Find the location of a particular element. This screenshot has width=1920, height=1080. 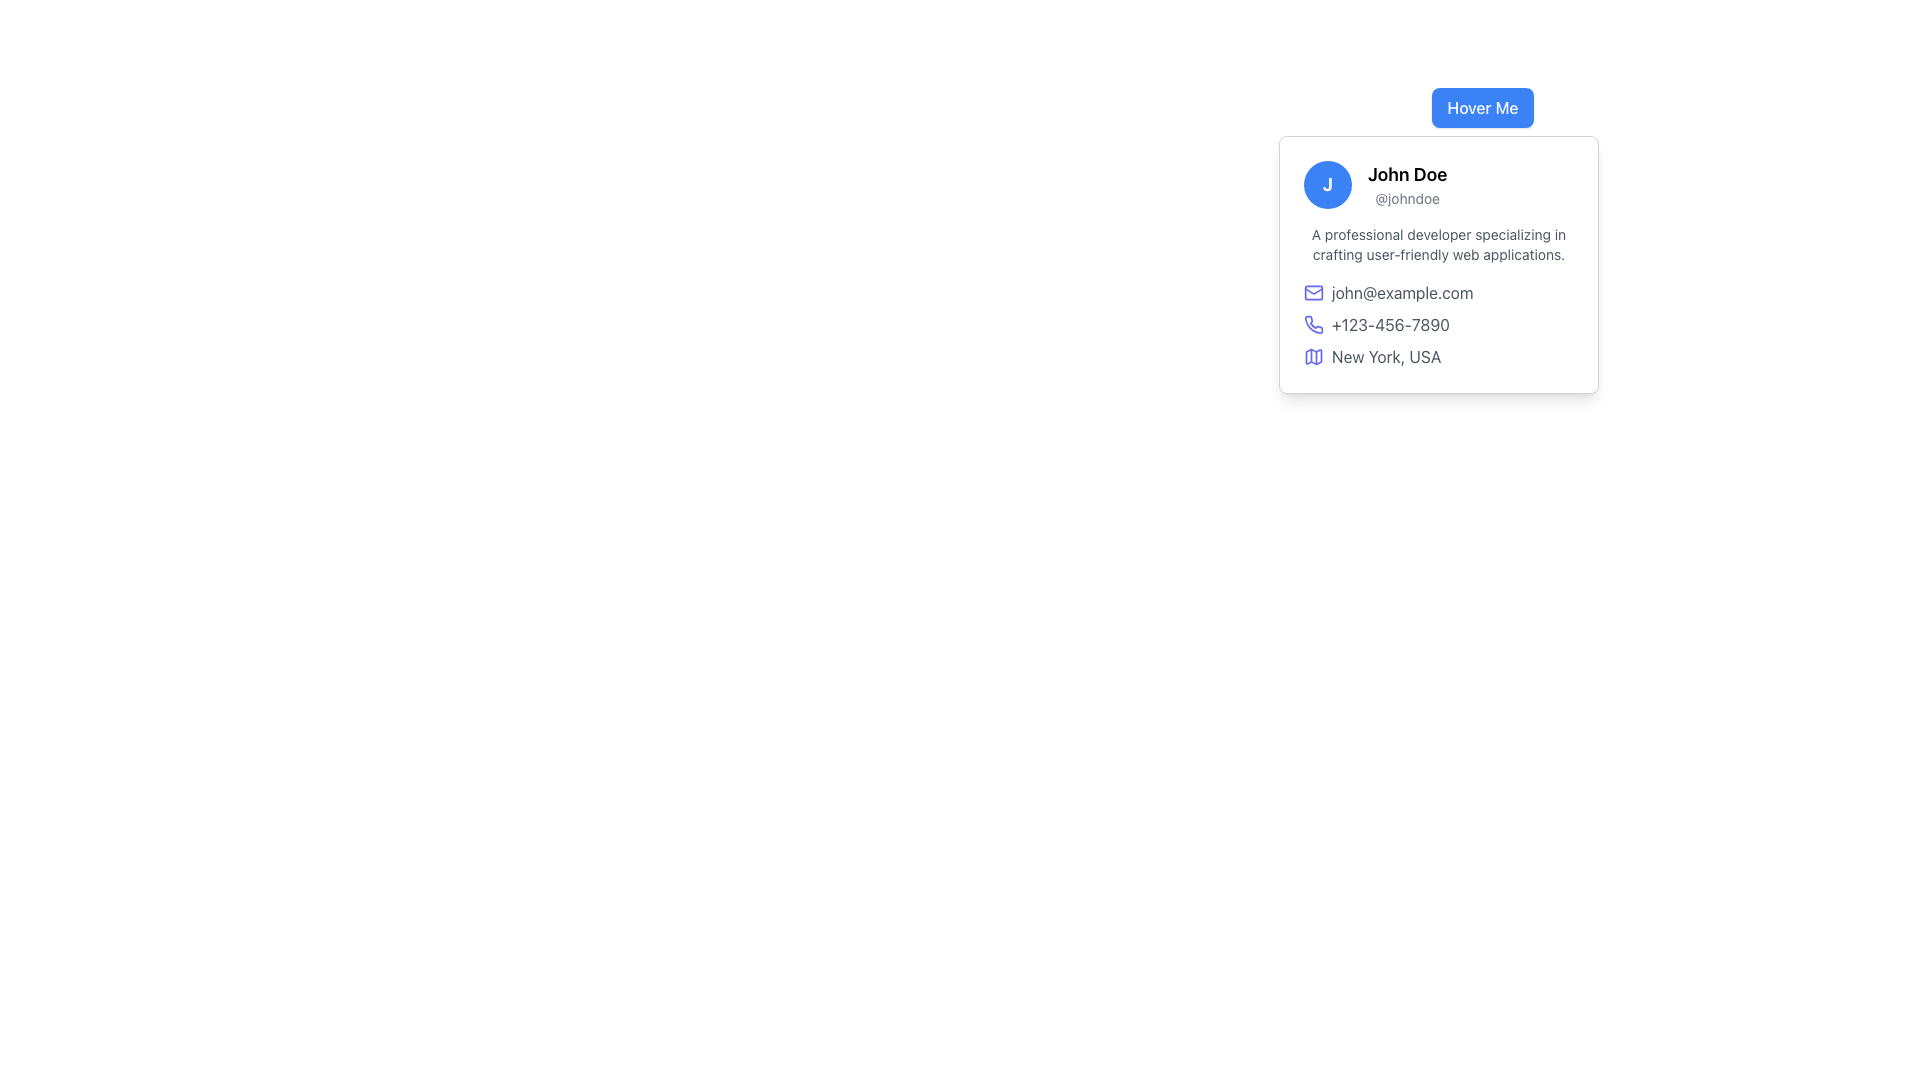

the username text element located beneath the name 'John Doe' in the top-right portion of the card is located at coordinates (1406, 199).